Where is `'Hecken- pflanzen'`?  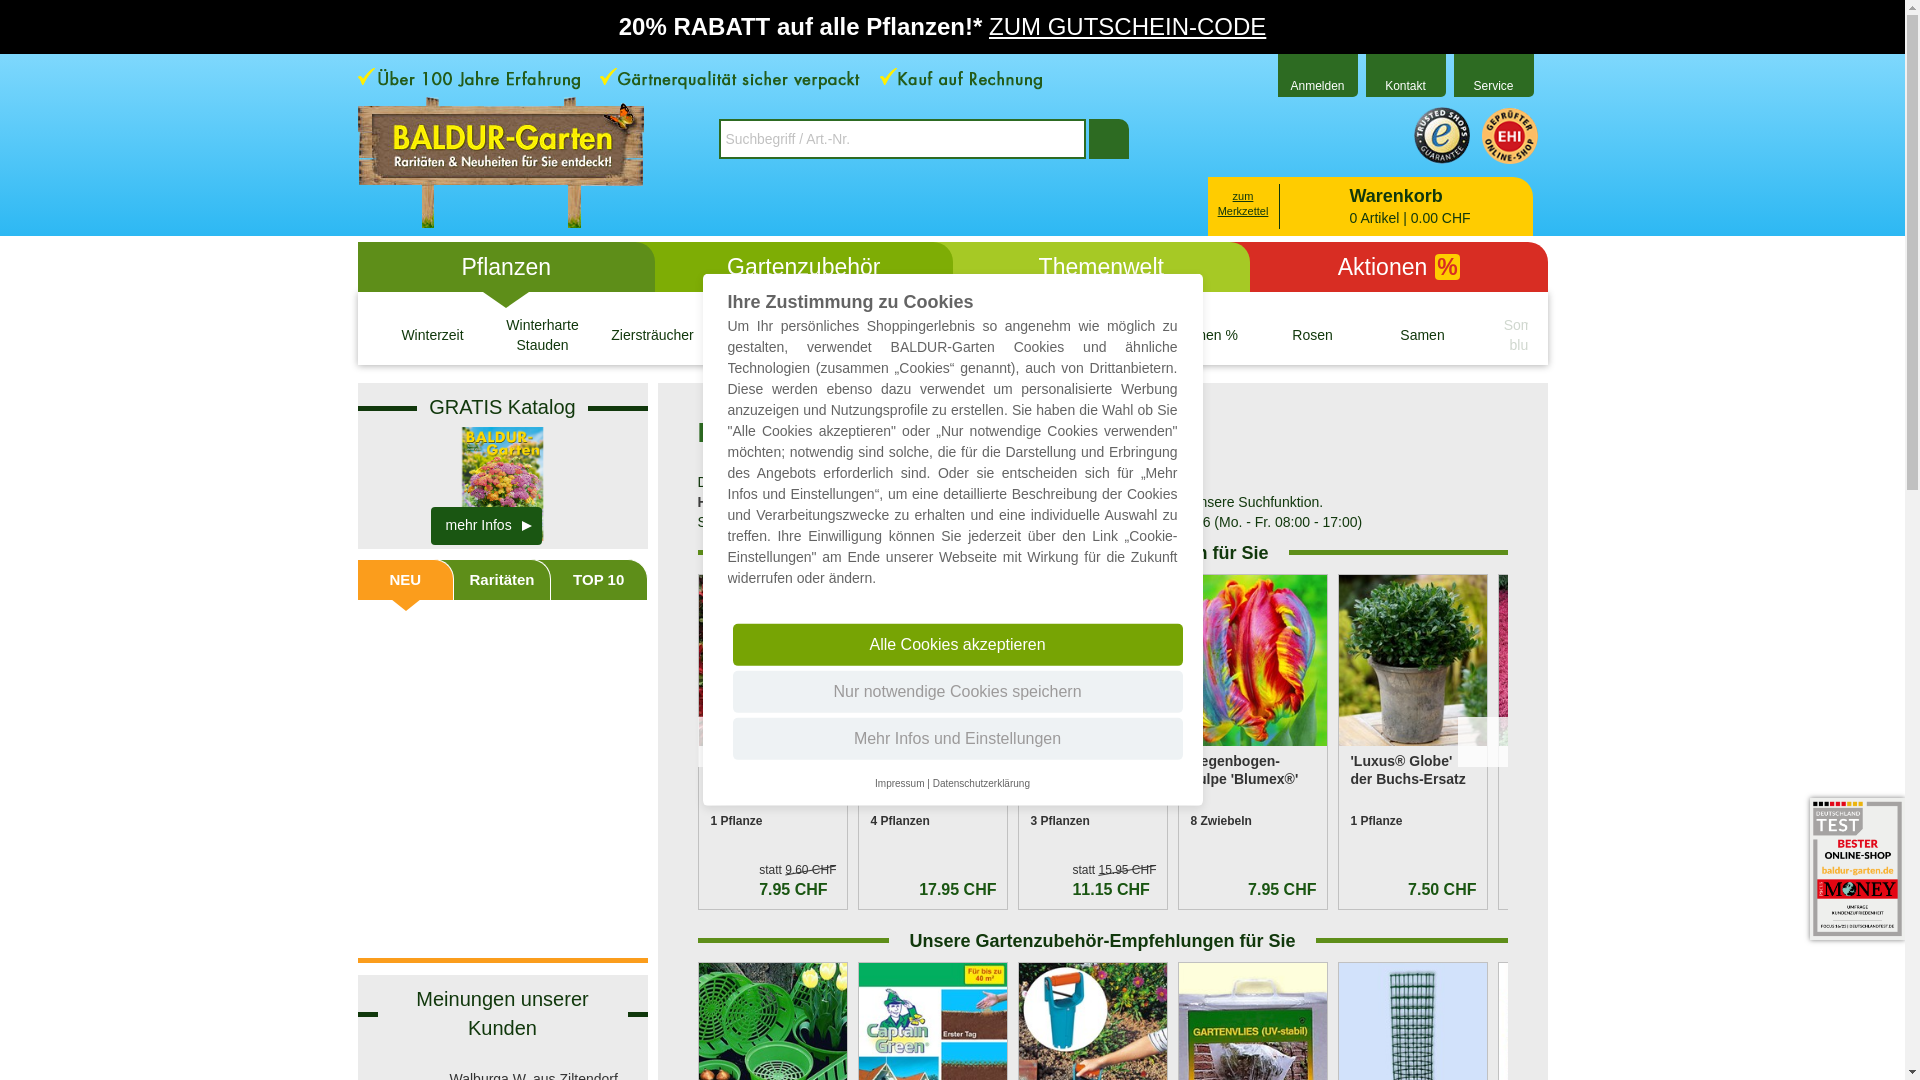
'Hecken- pflanzen' is located at coordinates (762, 334).